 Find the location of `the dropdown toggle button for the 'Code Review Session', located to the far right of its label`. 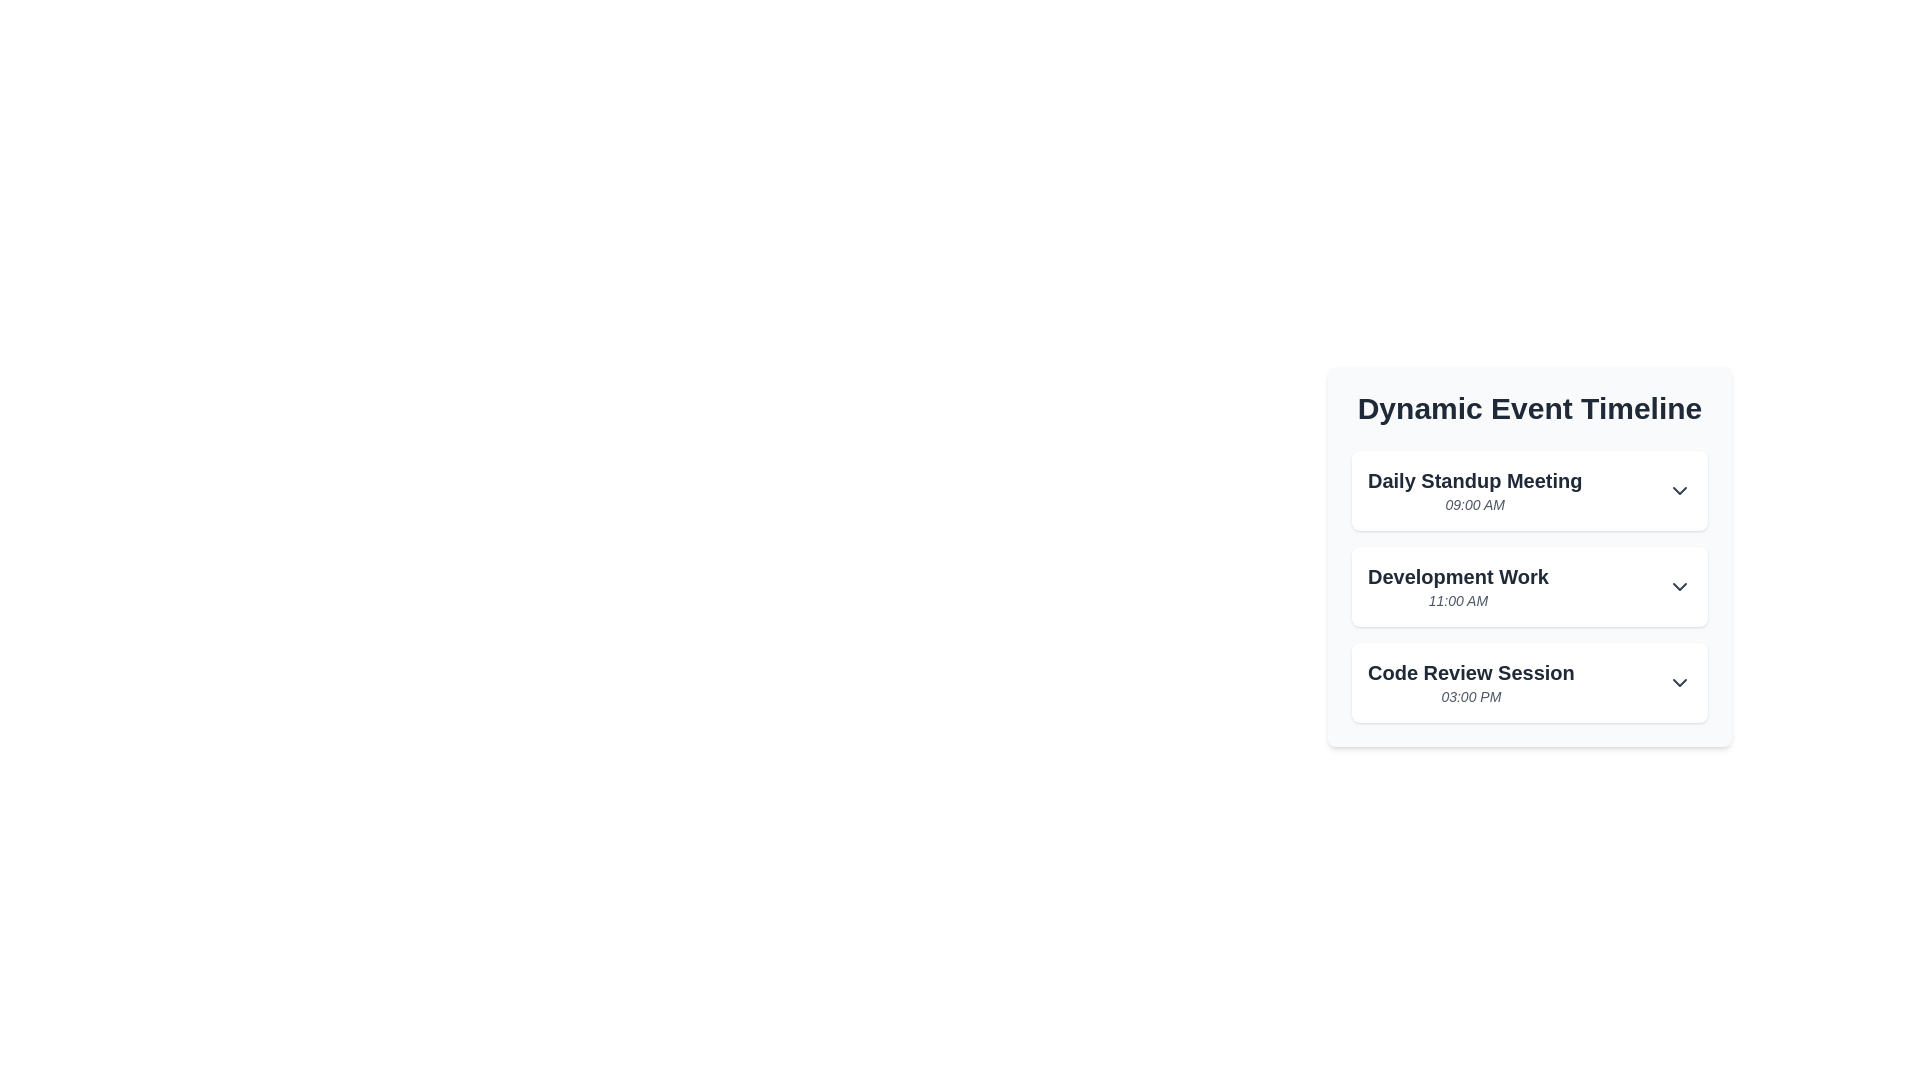

the dropdown toggle button for the 'Code Review Session', located to the far right of its label is located at coordinates (1680, 681).